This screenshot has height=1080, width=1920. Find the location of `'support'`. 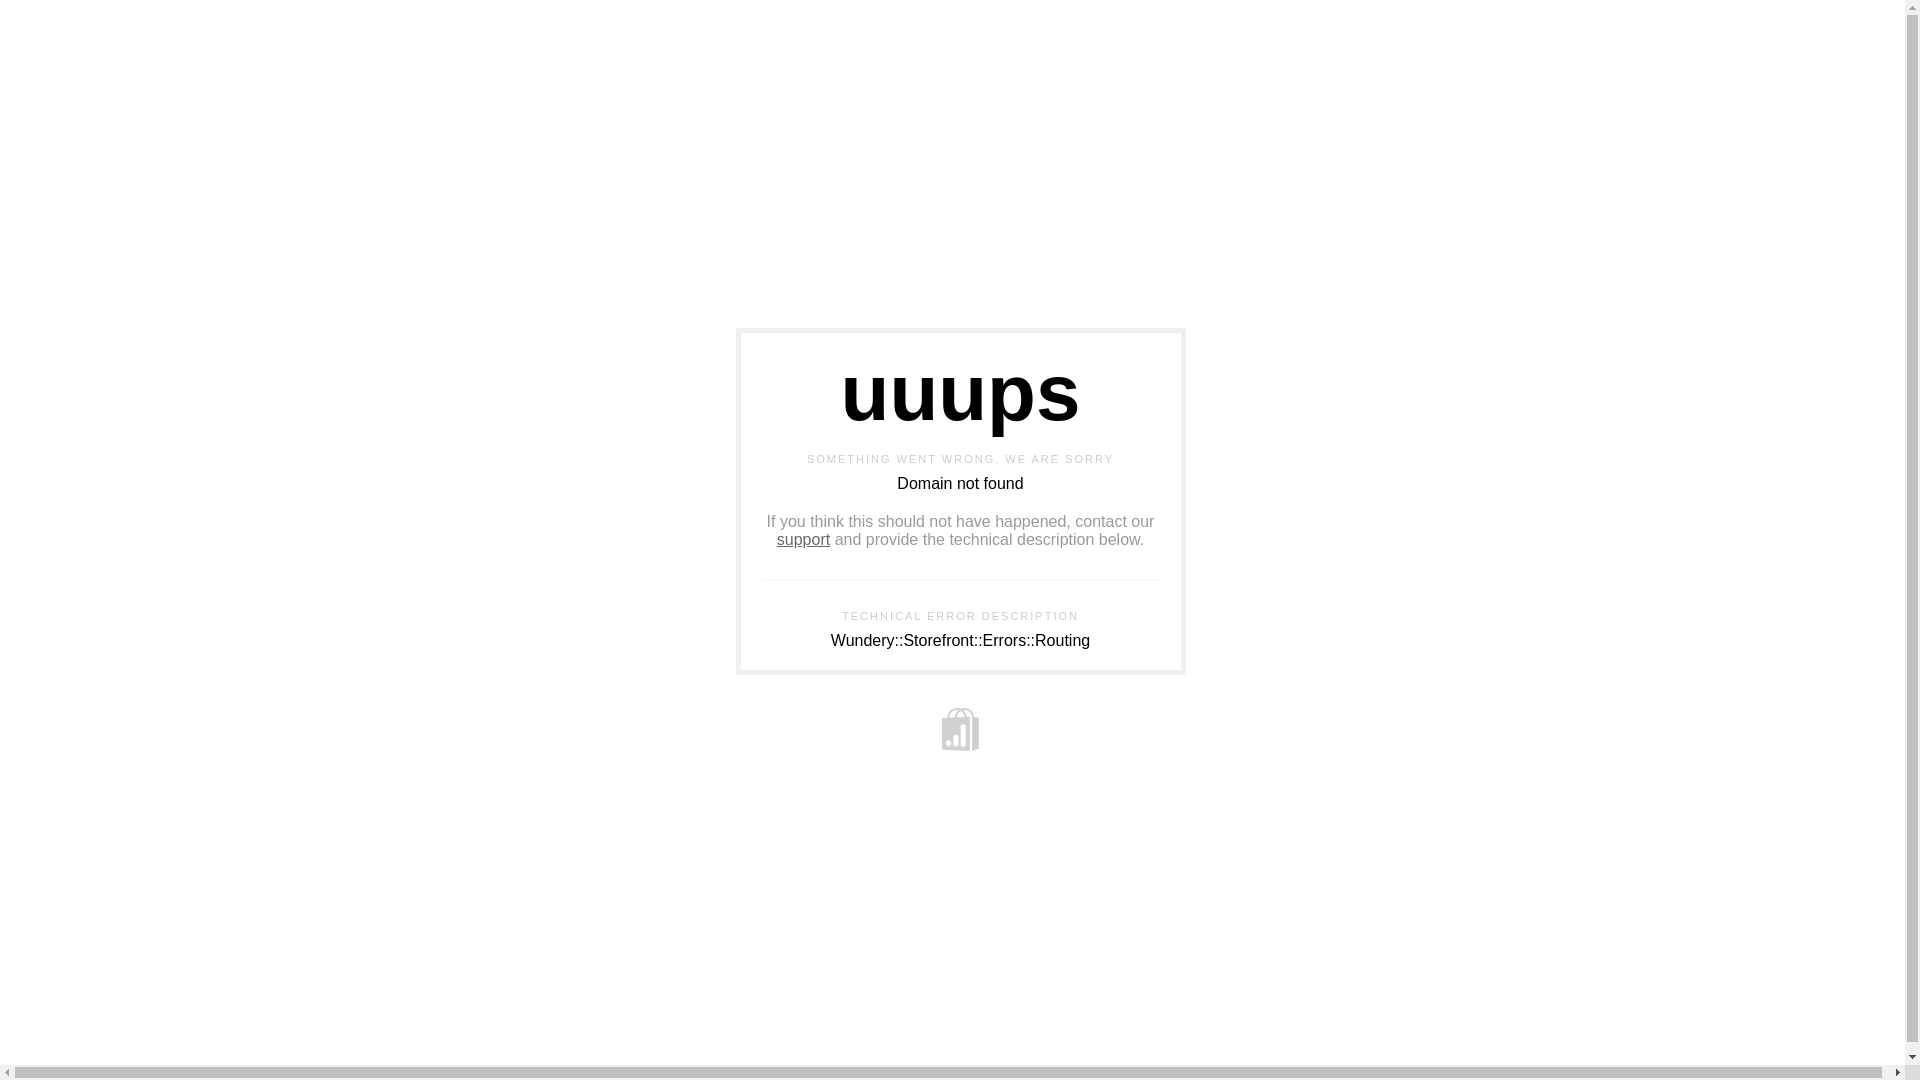

'support' is located at coordinates (803, 538).